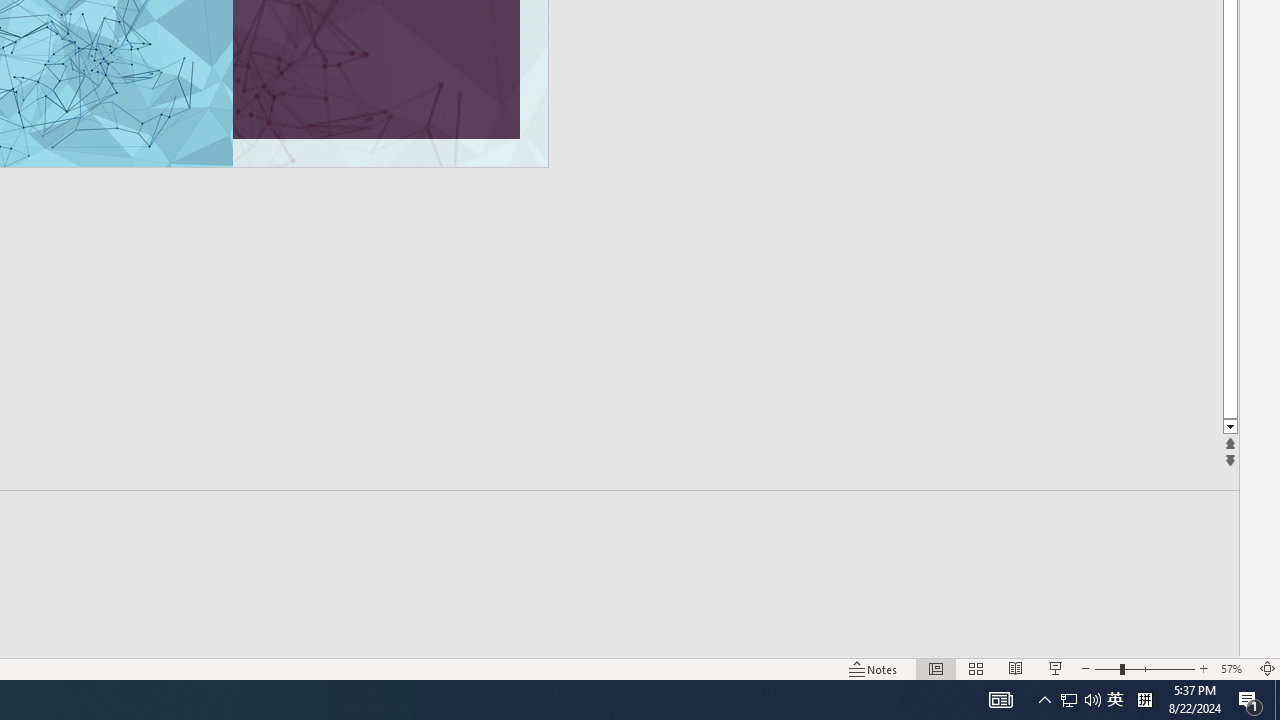 The height and width of the screenshot is (720, 1280). I want to click on 'Zoom to Fit ', so click(1266, 669).